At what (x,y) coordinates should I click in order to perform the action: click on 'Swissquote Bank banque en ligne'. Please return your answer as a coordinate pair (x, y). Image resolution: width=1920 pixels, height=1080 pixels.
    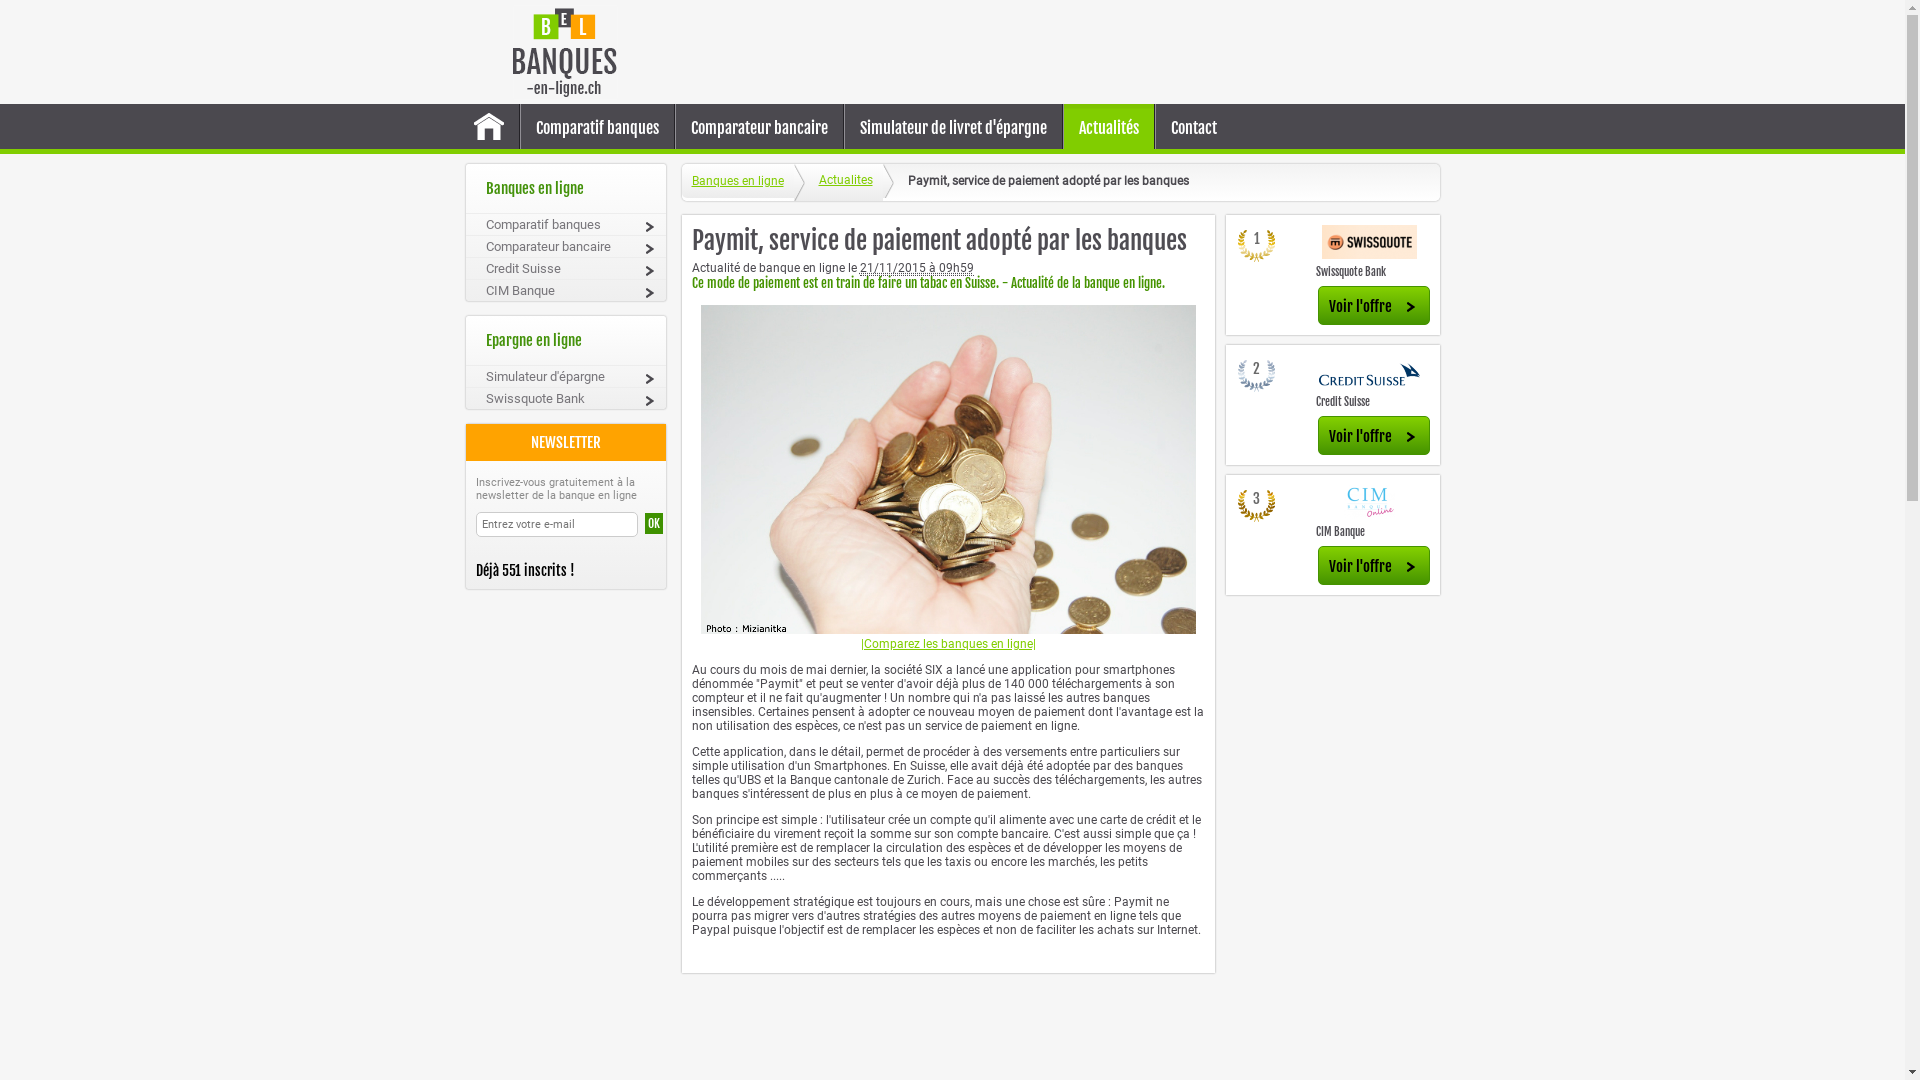
    Looking at the image, I should click on (1368, 242).